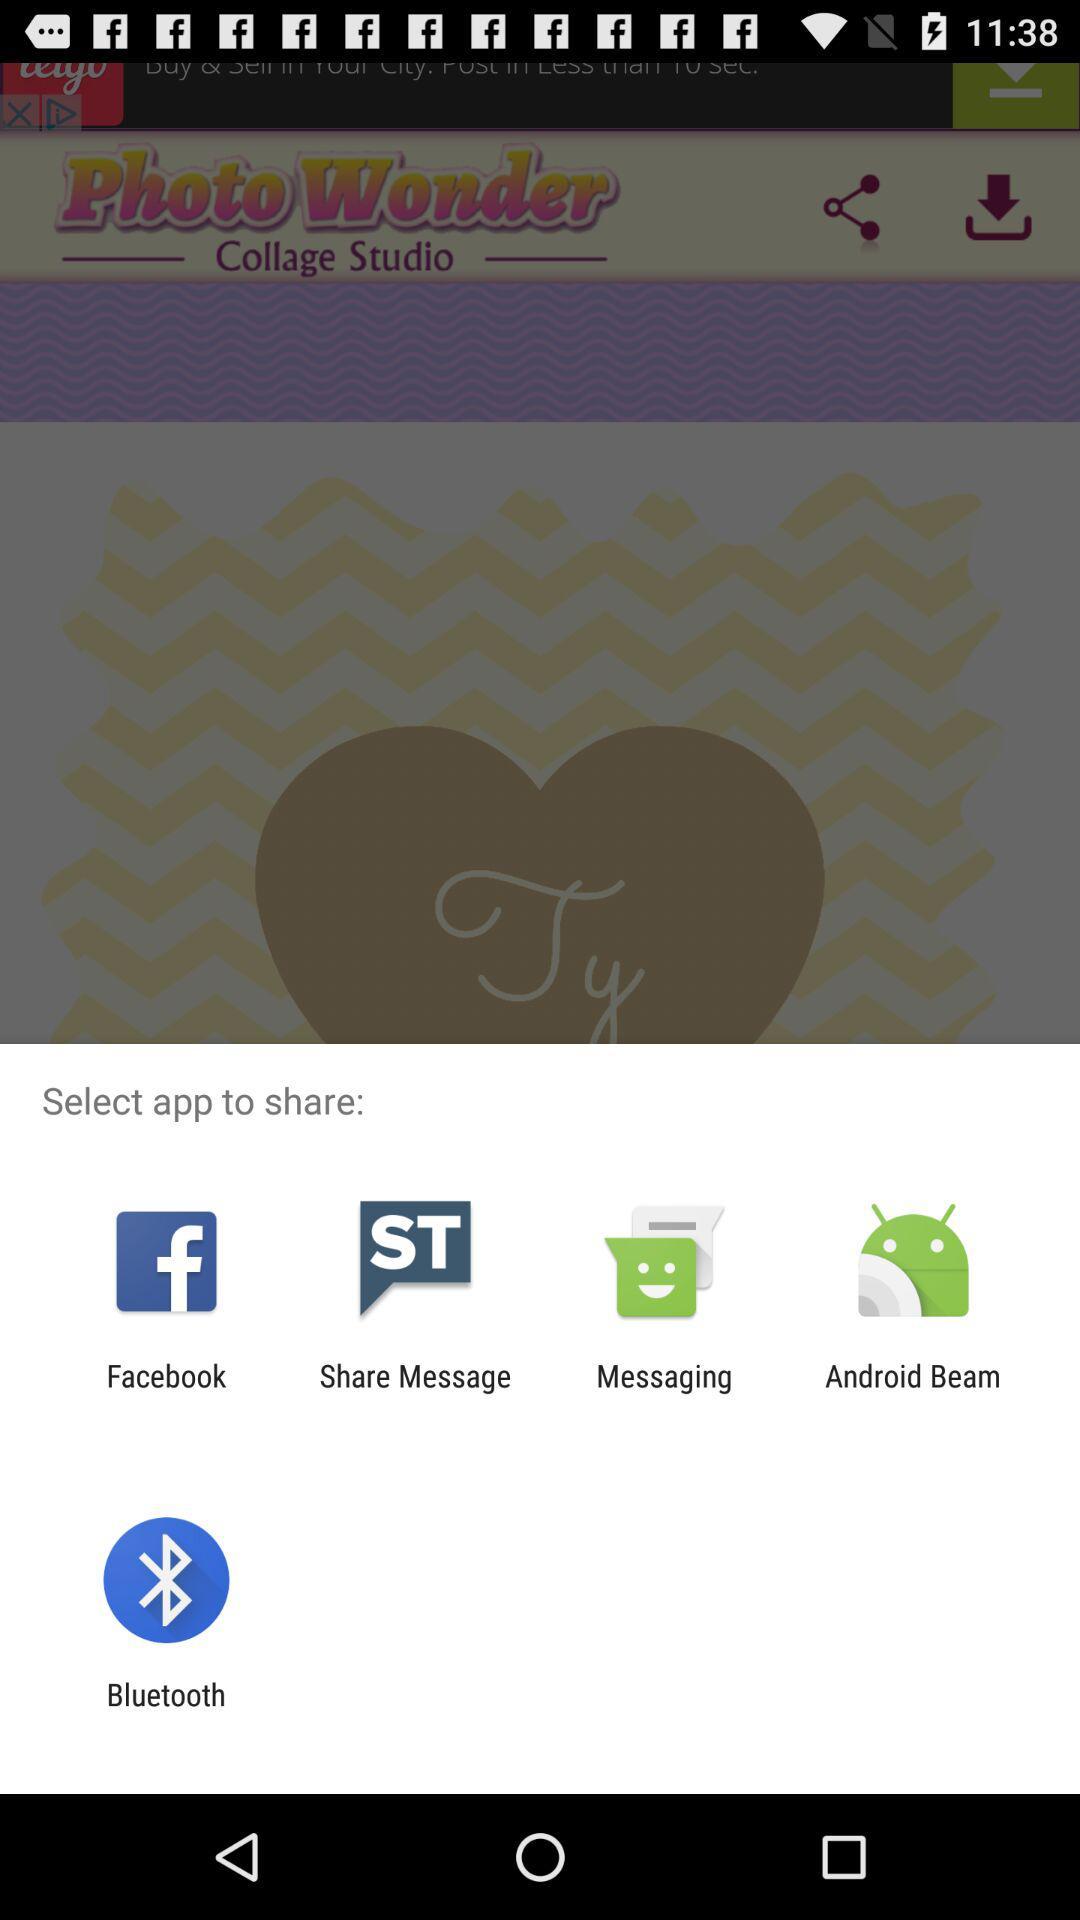 Image resolution: width=1080 pixels, height=1920 pixels. I want to click on the icon to the left of android beam app, so click(664, 1392).